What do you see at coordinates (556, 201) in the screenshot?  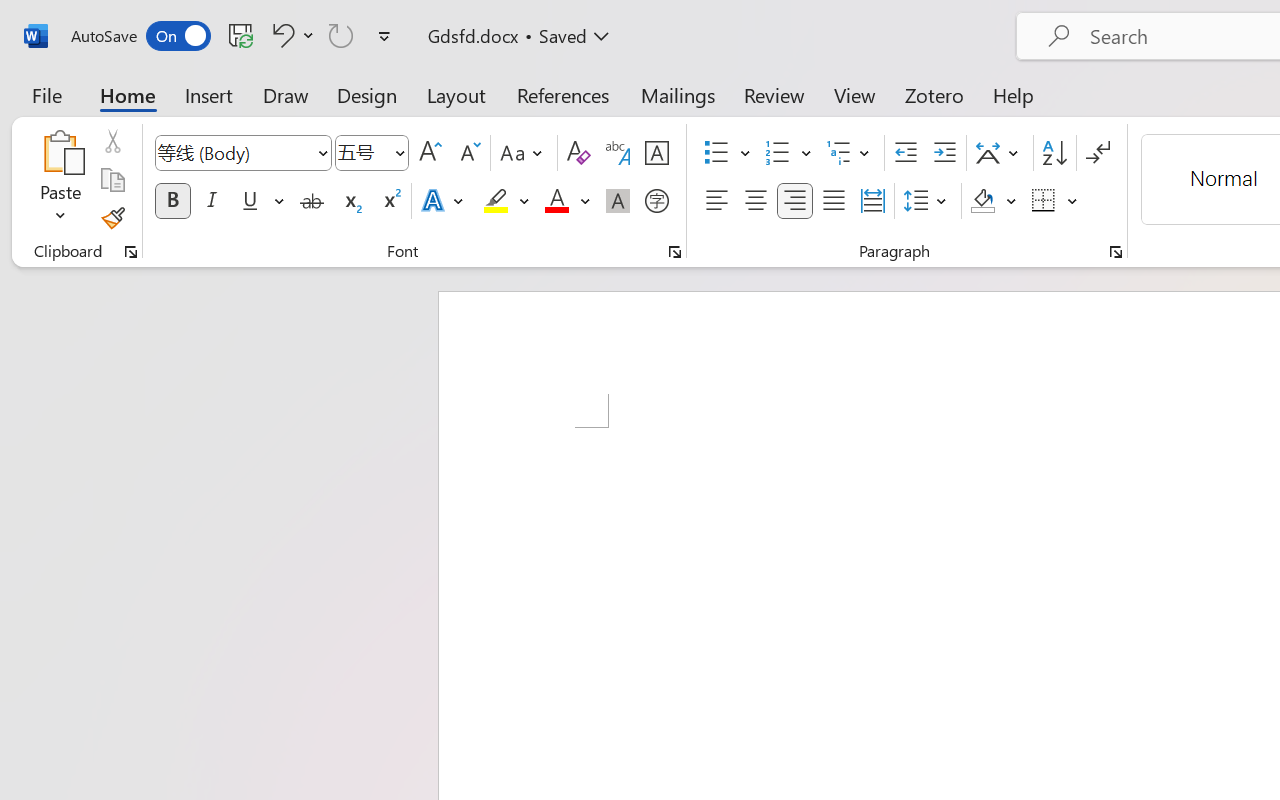 I see `'Font Color Red'` at bounding box center [556, 201].